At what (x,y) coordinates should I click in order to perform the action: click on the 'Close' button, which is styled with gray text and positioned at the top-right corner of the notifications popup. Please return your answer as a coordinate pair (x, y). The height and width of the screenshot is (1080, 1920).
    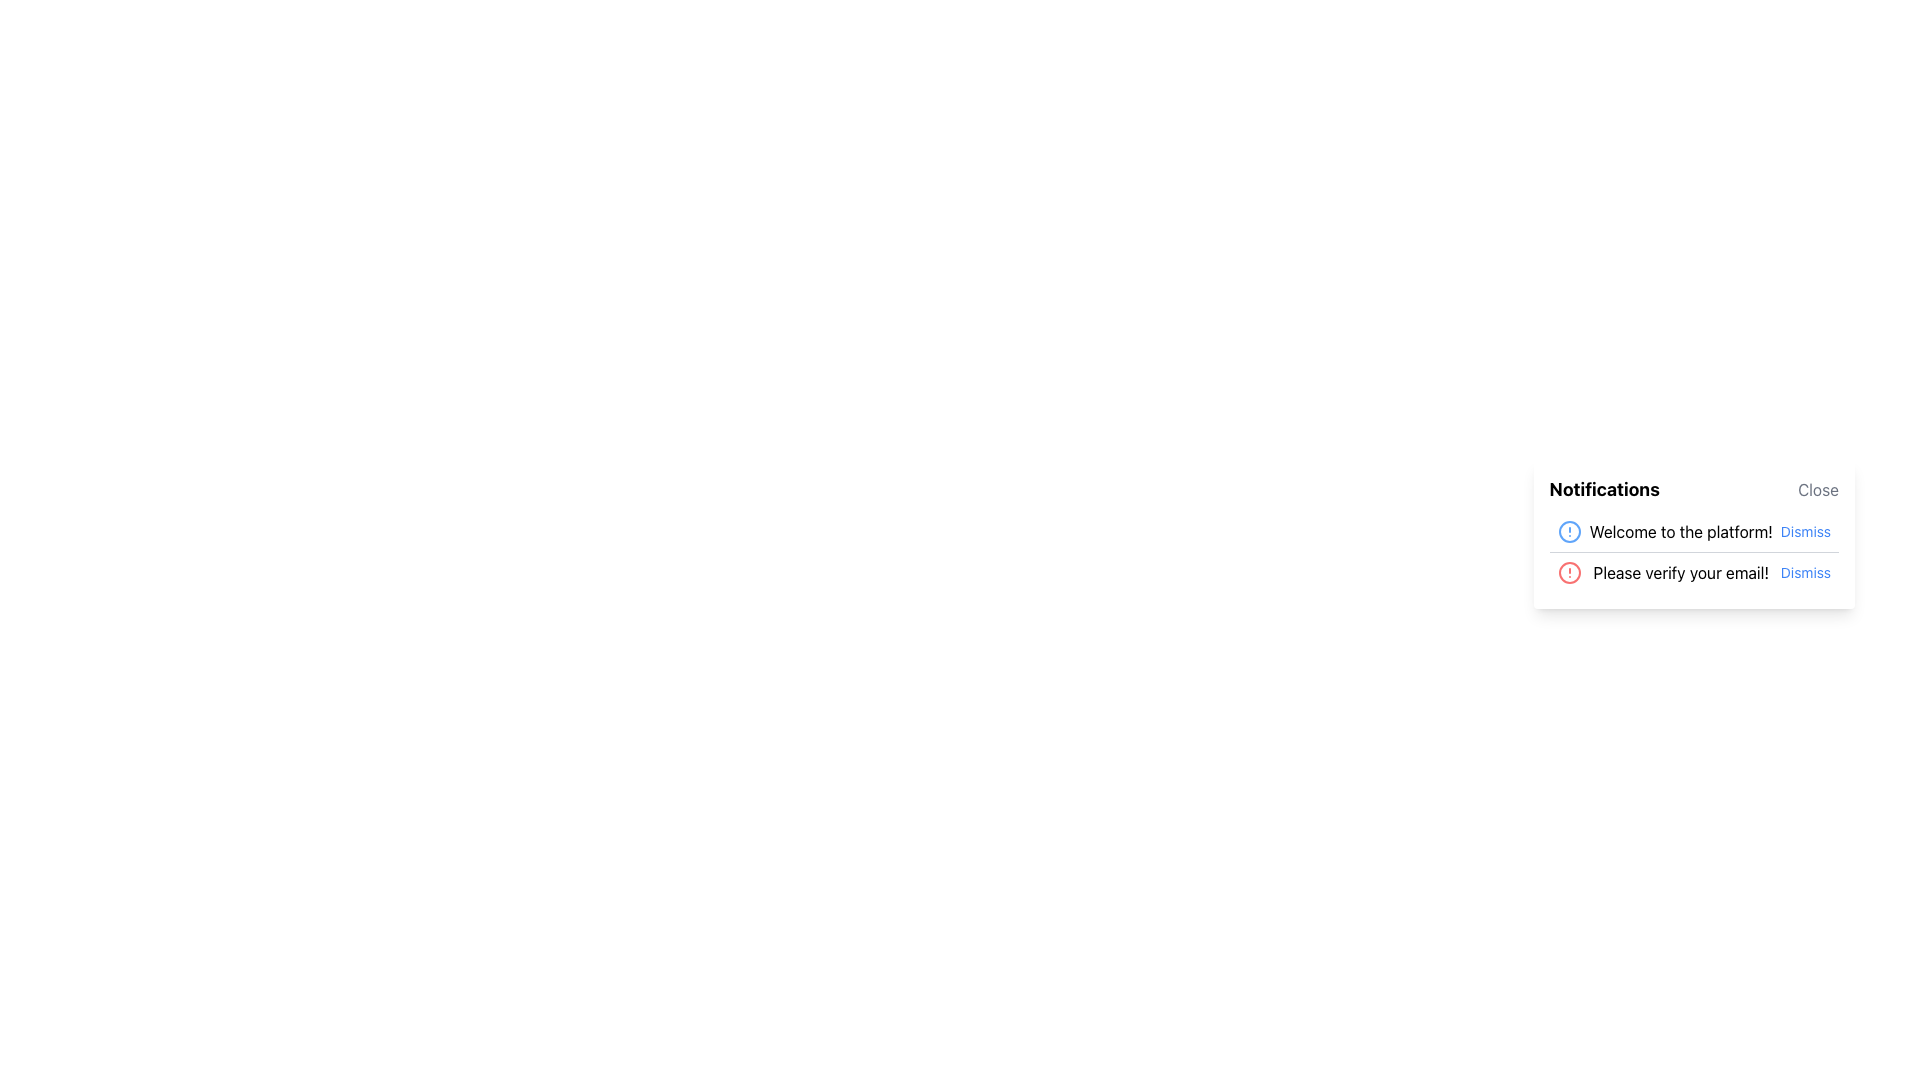
    Looking at the image, I should click on (1818, 489).